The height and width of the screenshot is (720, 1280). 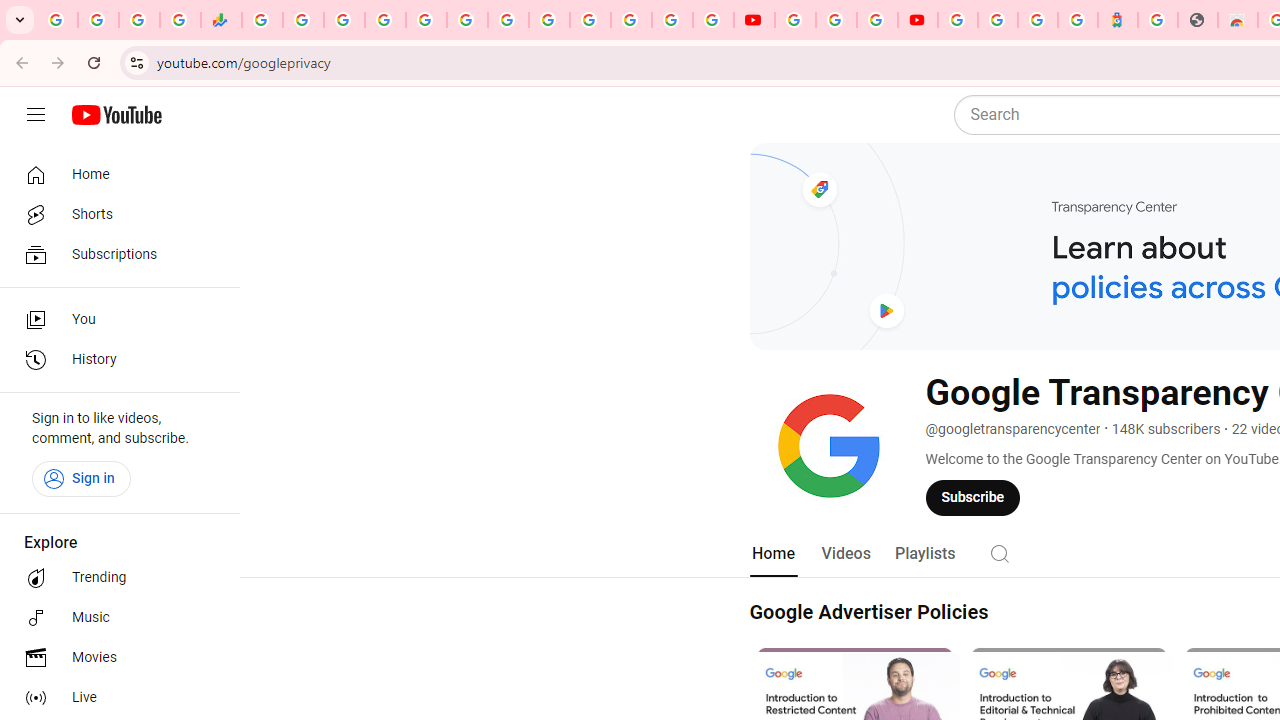 What do you see at coordinates (1117, 20) in the screenshot?
I see `'Atour Hotel - Google hotels'` at bounding box center [1117, 20].